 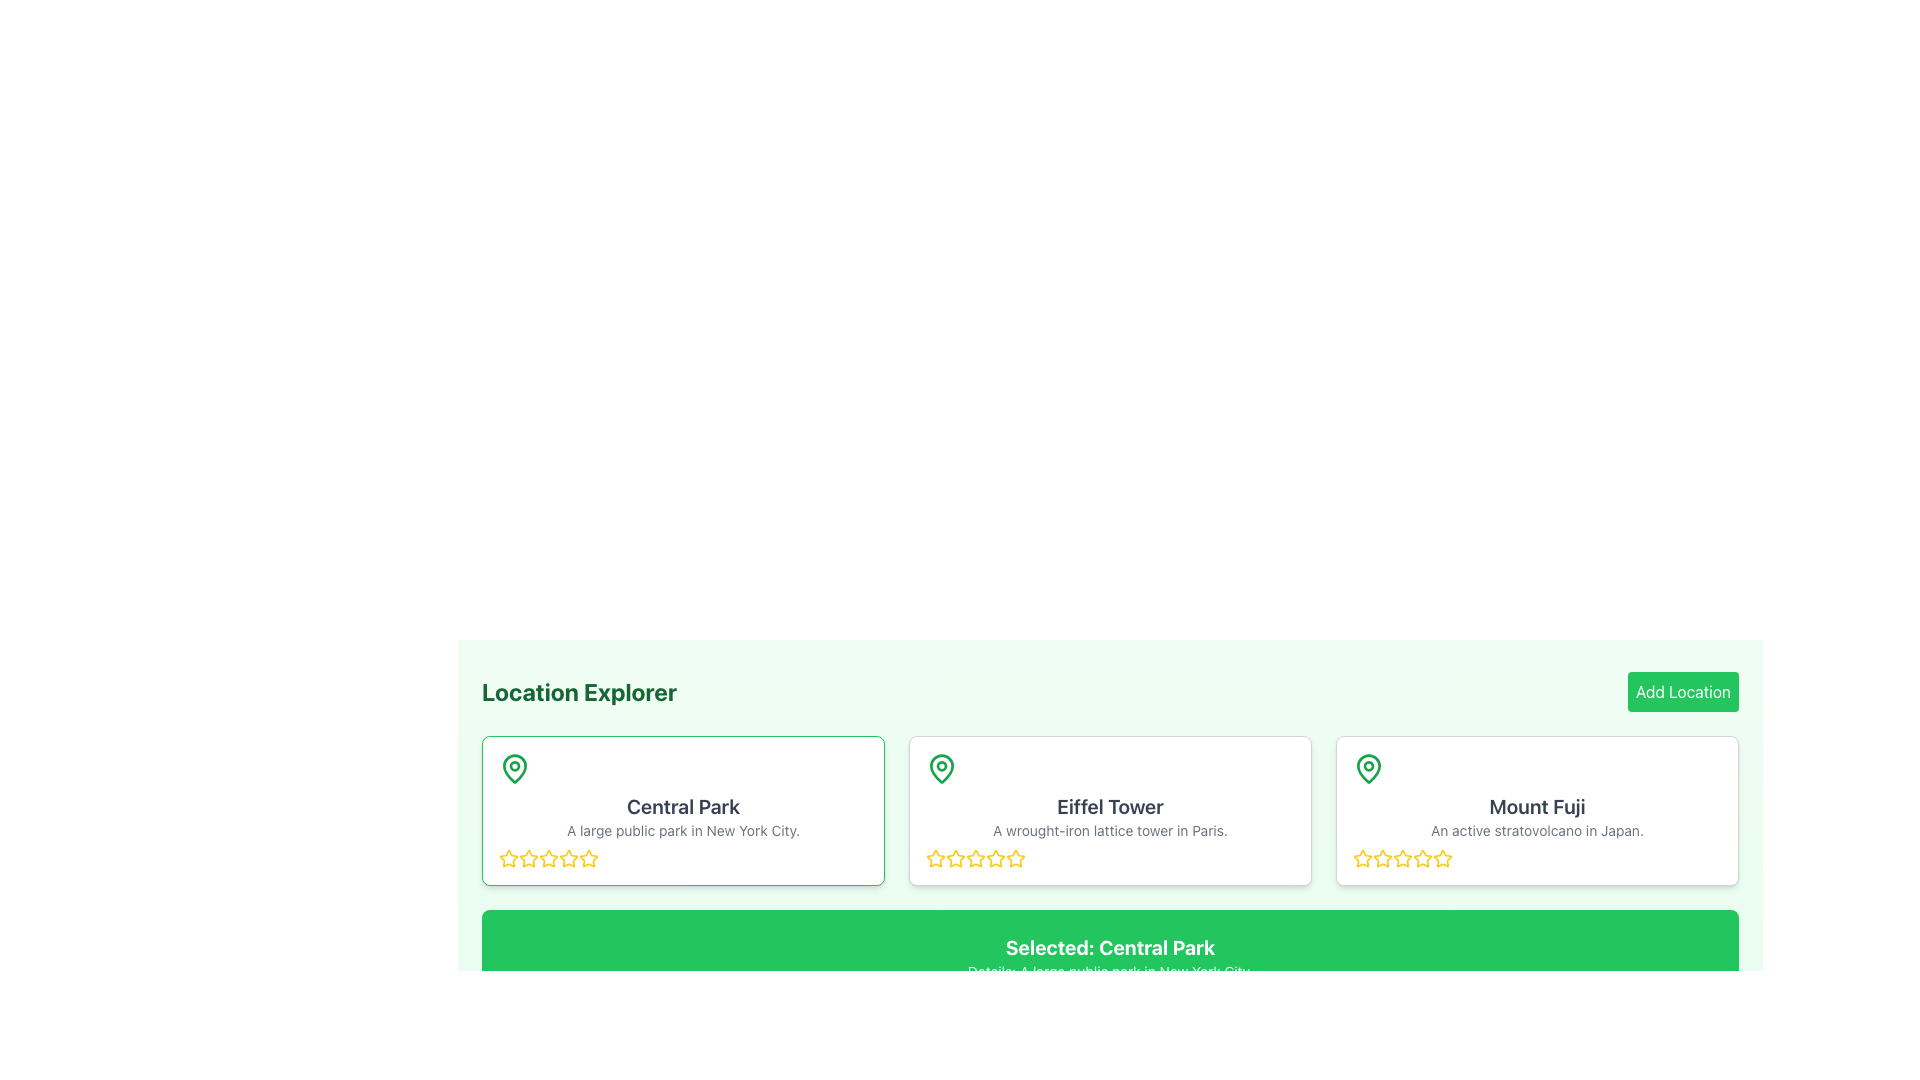 What do you see at coordinates (975, 857) in the screenshot?
I see `the third star in the five-star rating system located under the 'Eiffel Tower' card in the 'Location Explorer' interface` at bounding box center [975, 857].